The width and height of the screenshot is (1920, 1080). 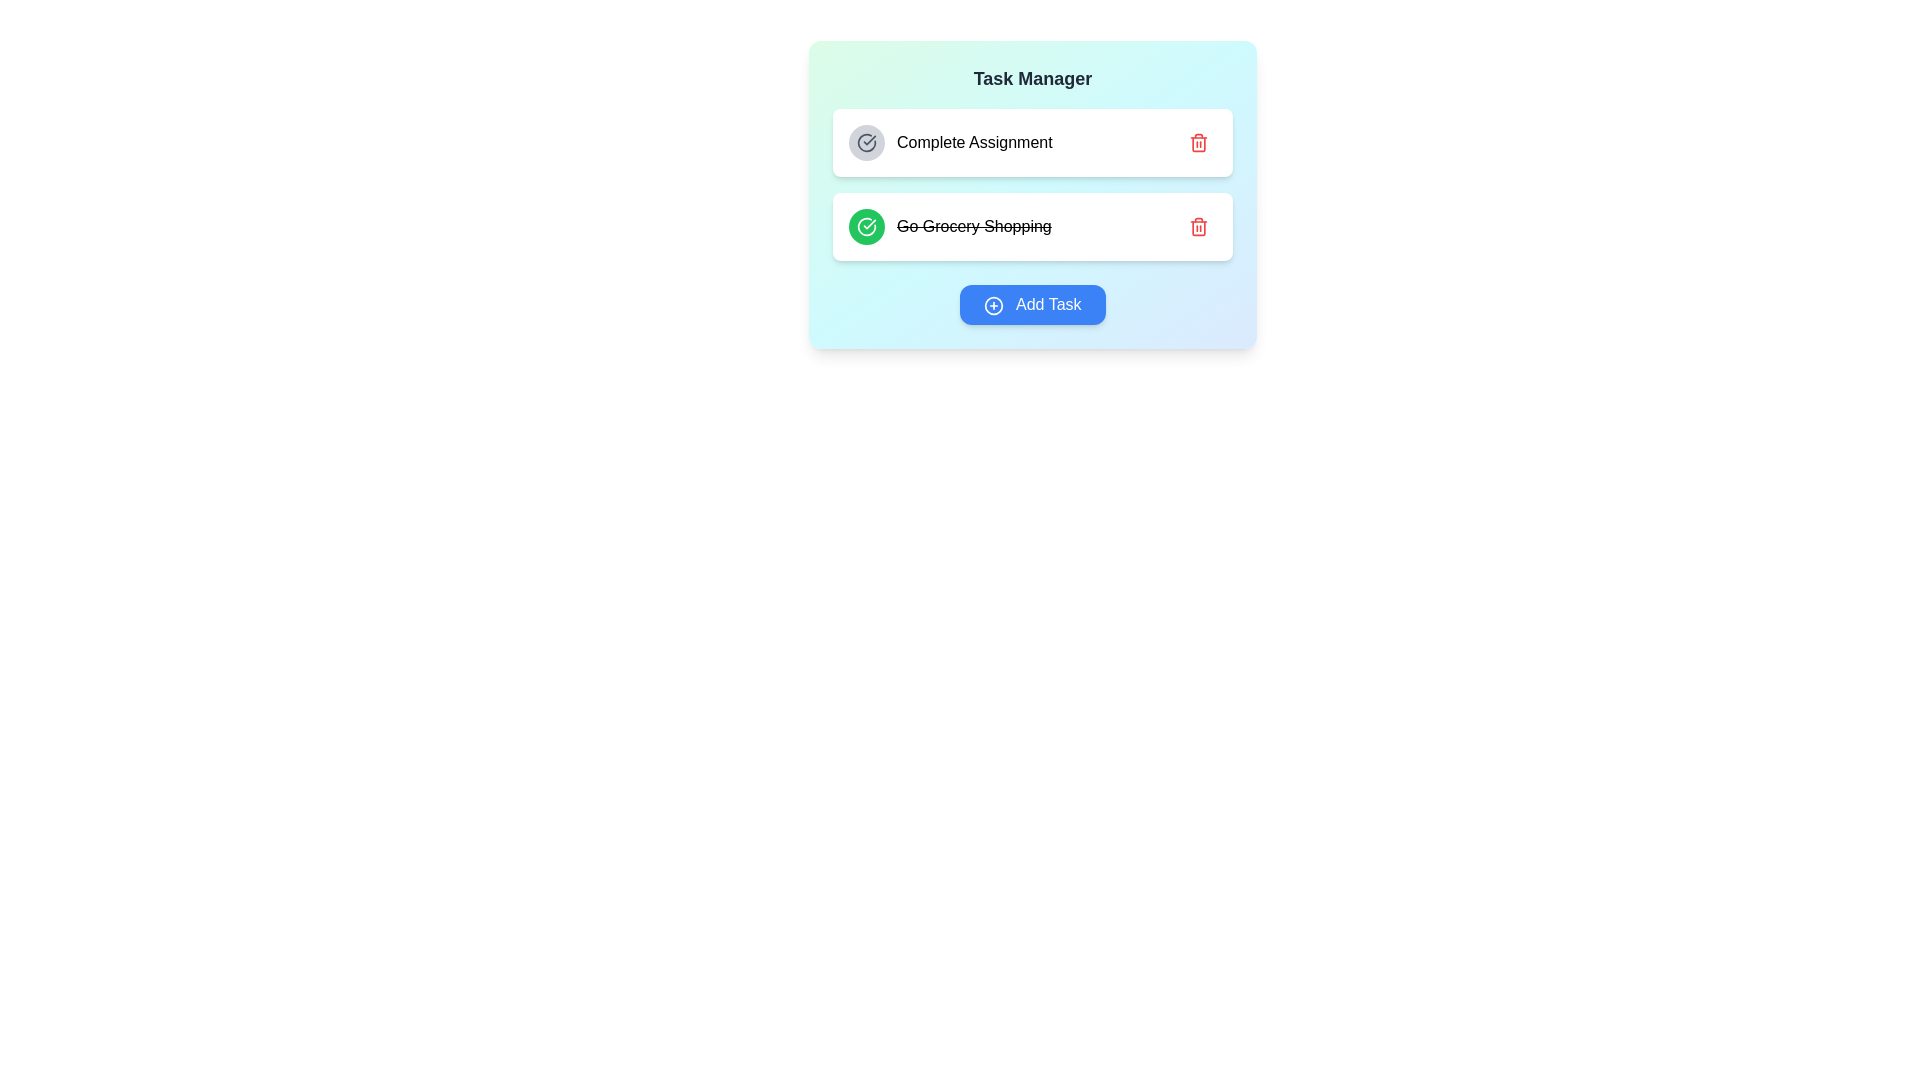 I want to click on the delete icon button located on the far-right side of the 'Go Grocery Shopping' task entry, so click(x=1199, y=226).